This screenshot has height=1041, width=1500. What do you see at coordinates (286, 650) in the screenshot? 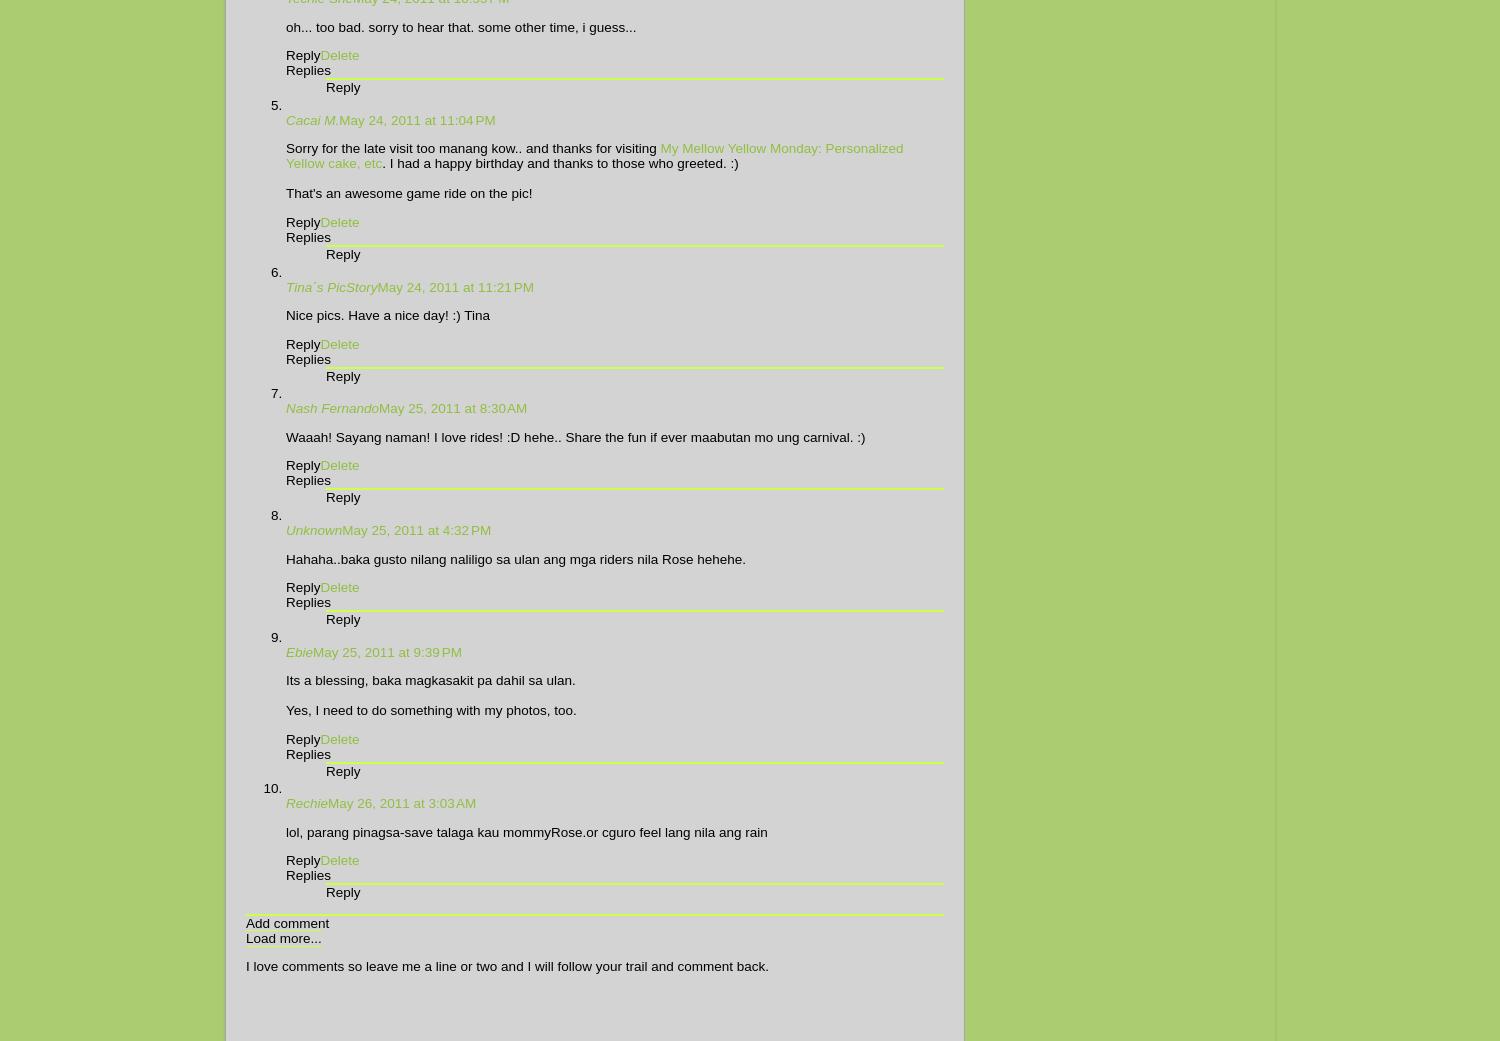
I see `'Ebie'` at bounding box center [286, 650].